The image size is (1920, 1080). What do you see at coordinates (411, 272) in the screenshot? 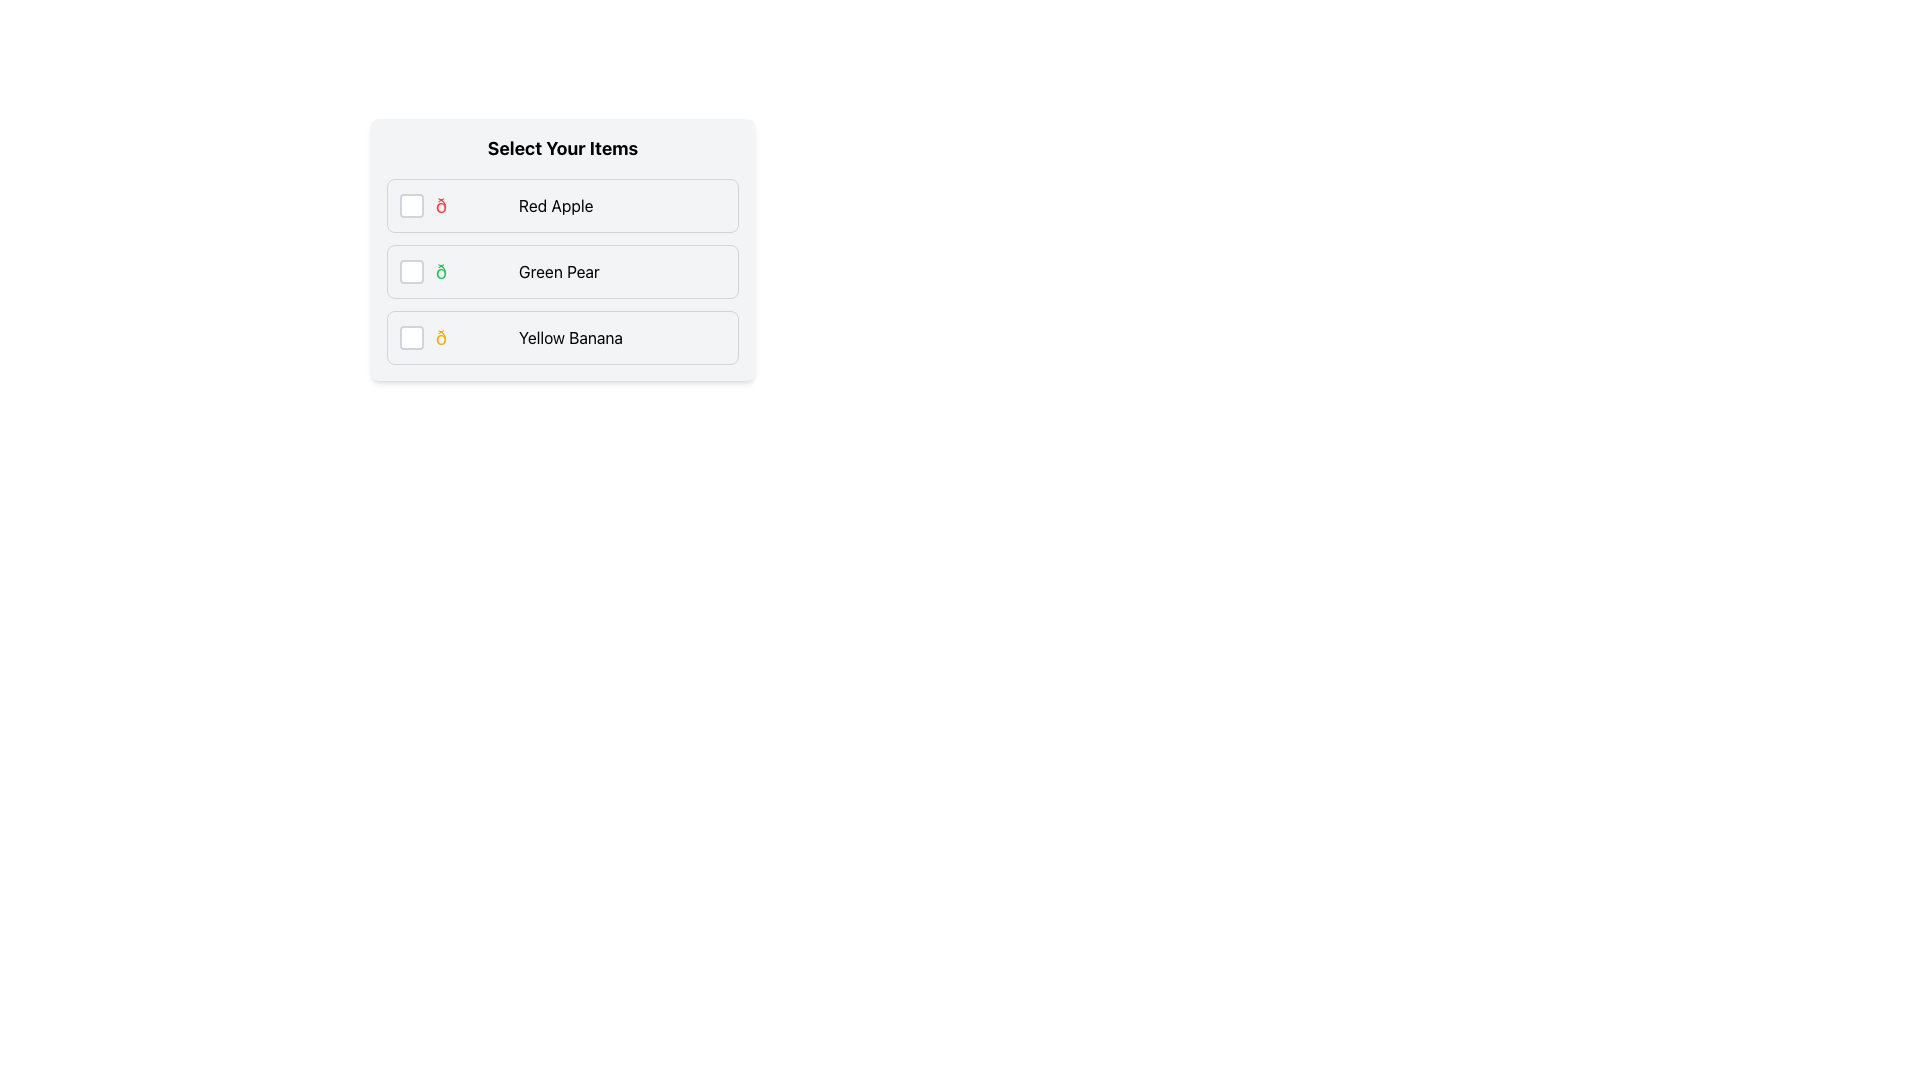
I see `the checkbox element located to the far left of the 'Green Pear' label and emoji icon` at bounding box center [411, 272].